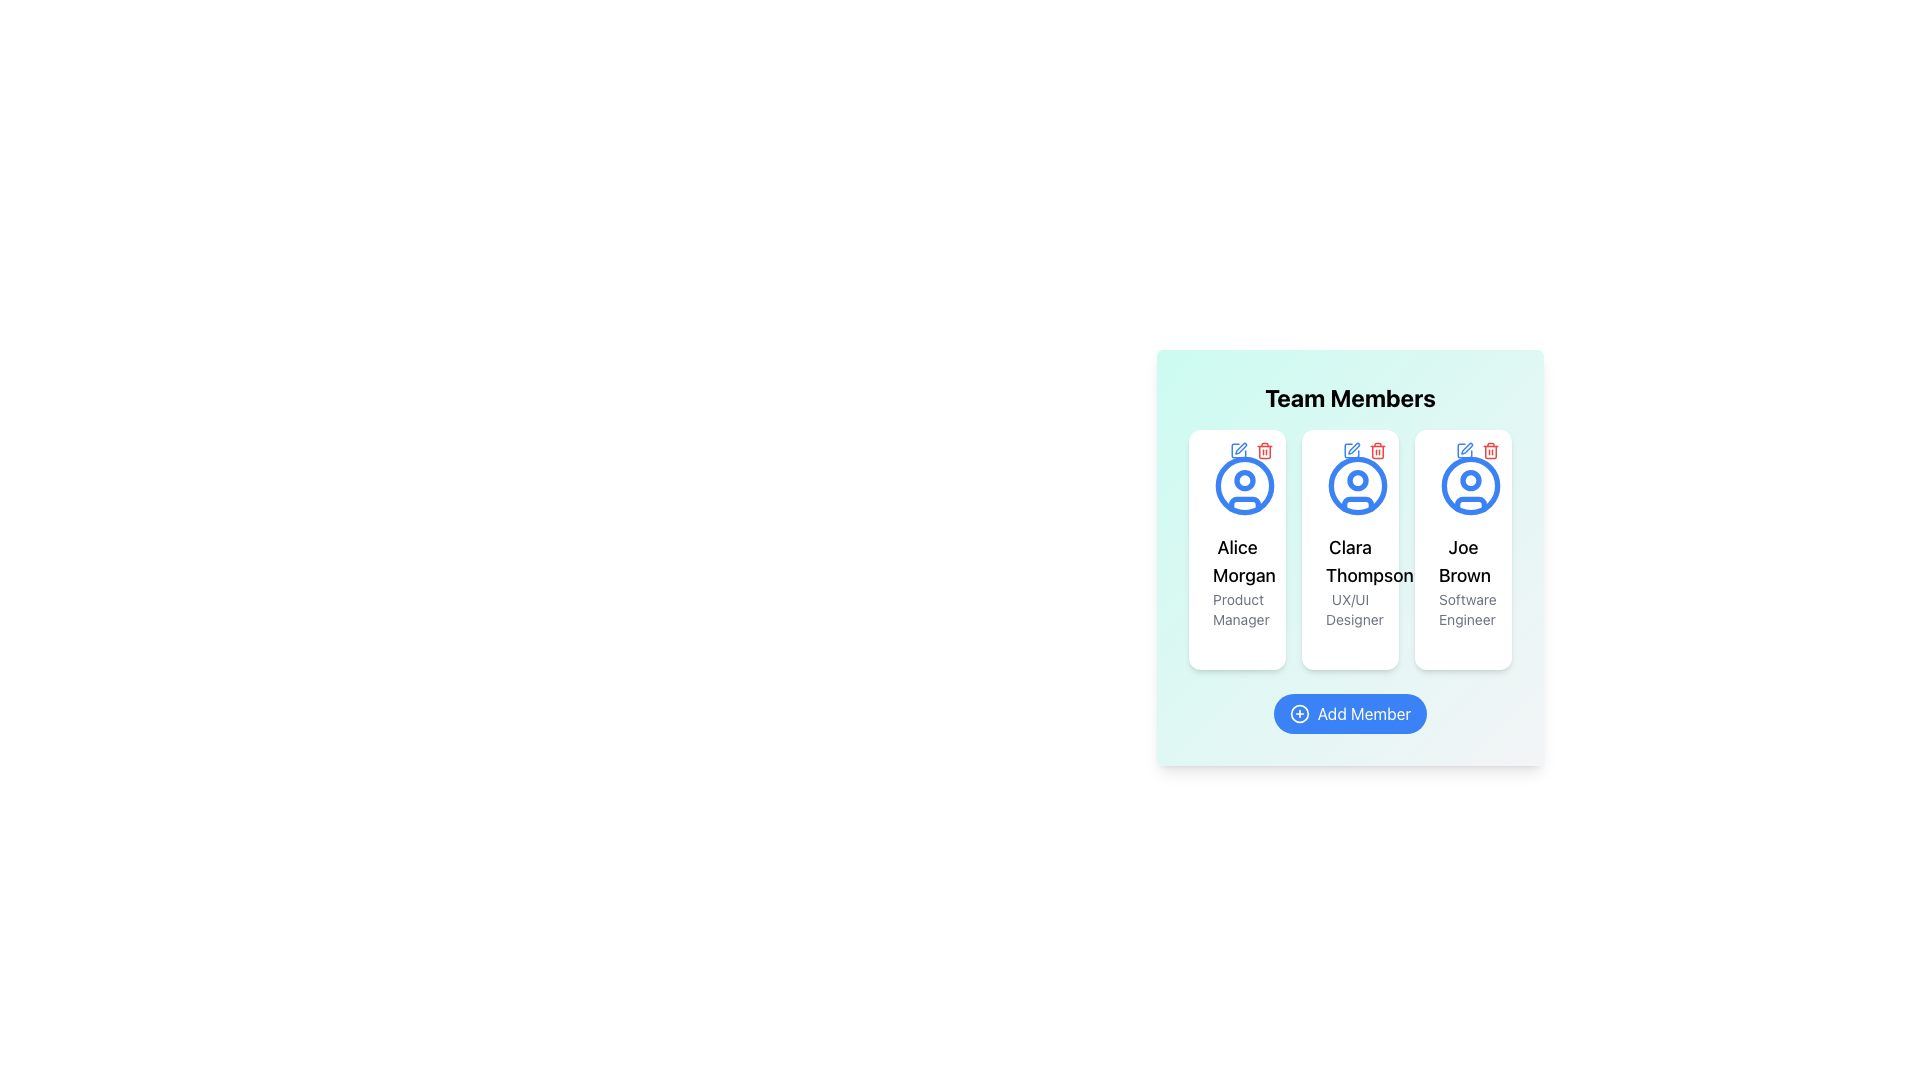 Image resolution: width=1920 pixels, height=1080 pixels. I want to click on the interactive links within the Profile card for 'Clara Thompson', the second card in the 'Team Members' section, so click(1350, 550).